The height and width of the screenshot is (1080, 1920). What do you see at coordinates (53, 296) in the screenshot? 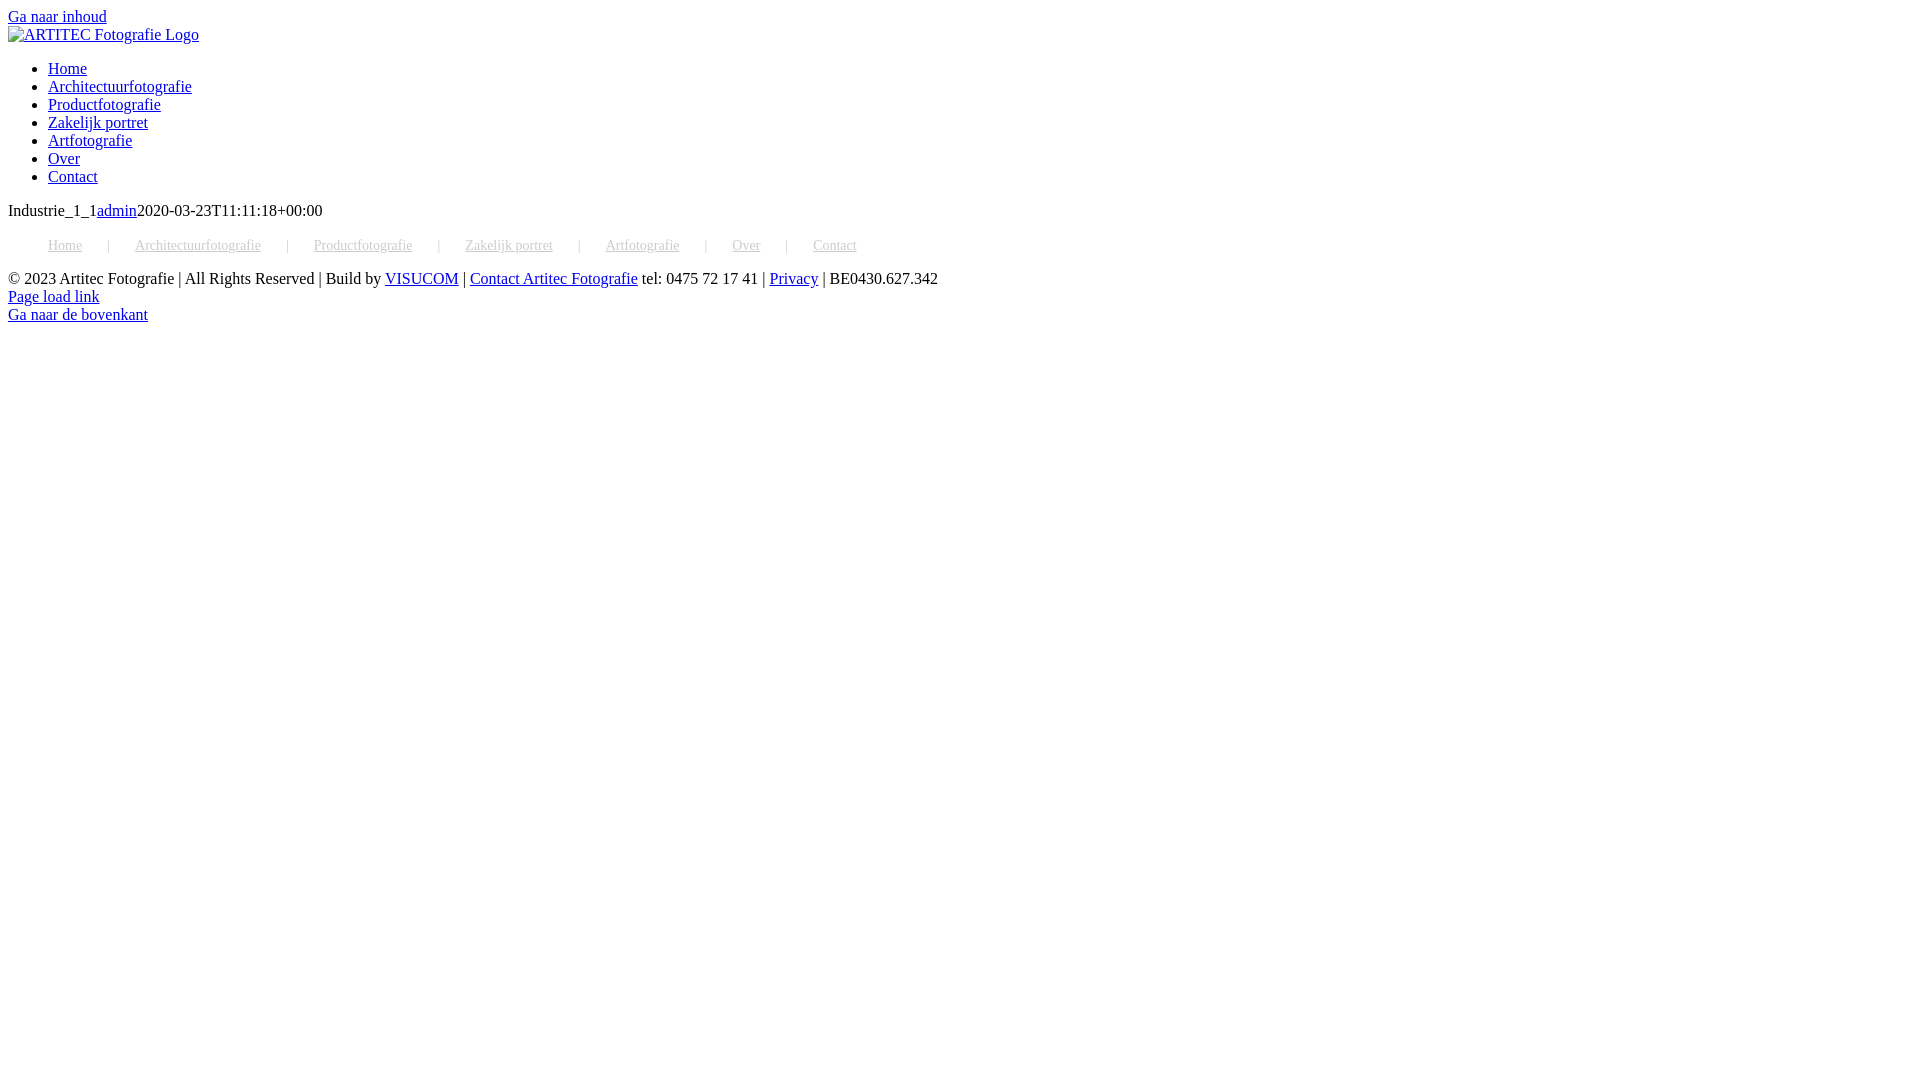
I see `'Page load link'` at bounding box center [53, 296].